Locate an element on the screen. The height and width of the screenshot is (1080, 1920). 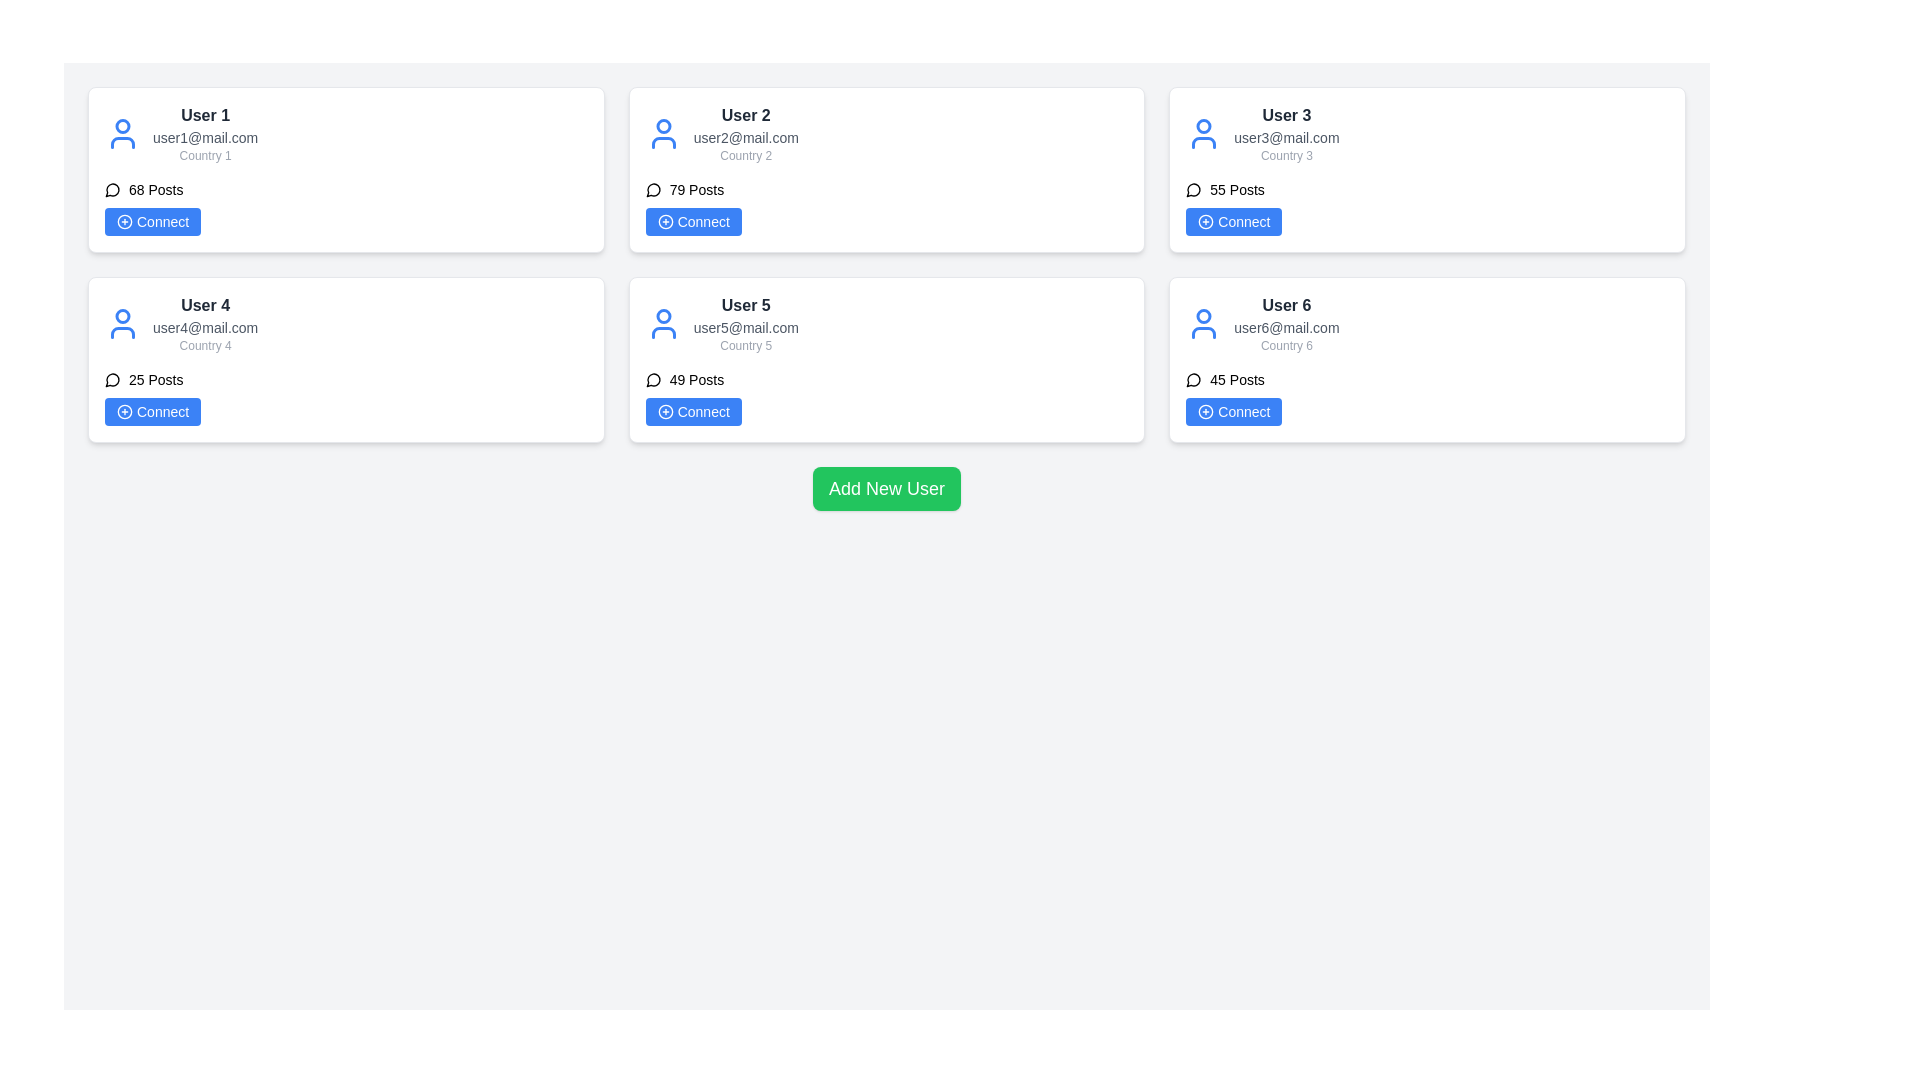
the 'Connect' button with a blue background and white text, located in the second row of the multi-card layout under the card labeled 'User 4' is located at coordinates (152, 411).